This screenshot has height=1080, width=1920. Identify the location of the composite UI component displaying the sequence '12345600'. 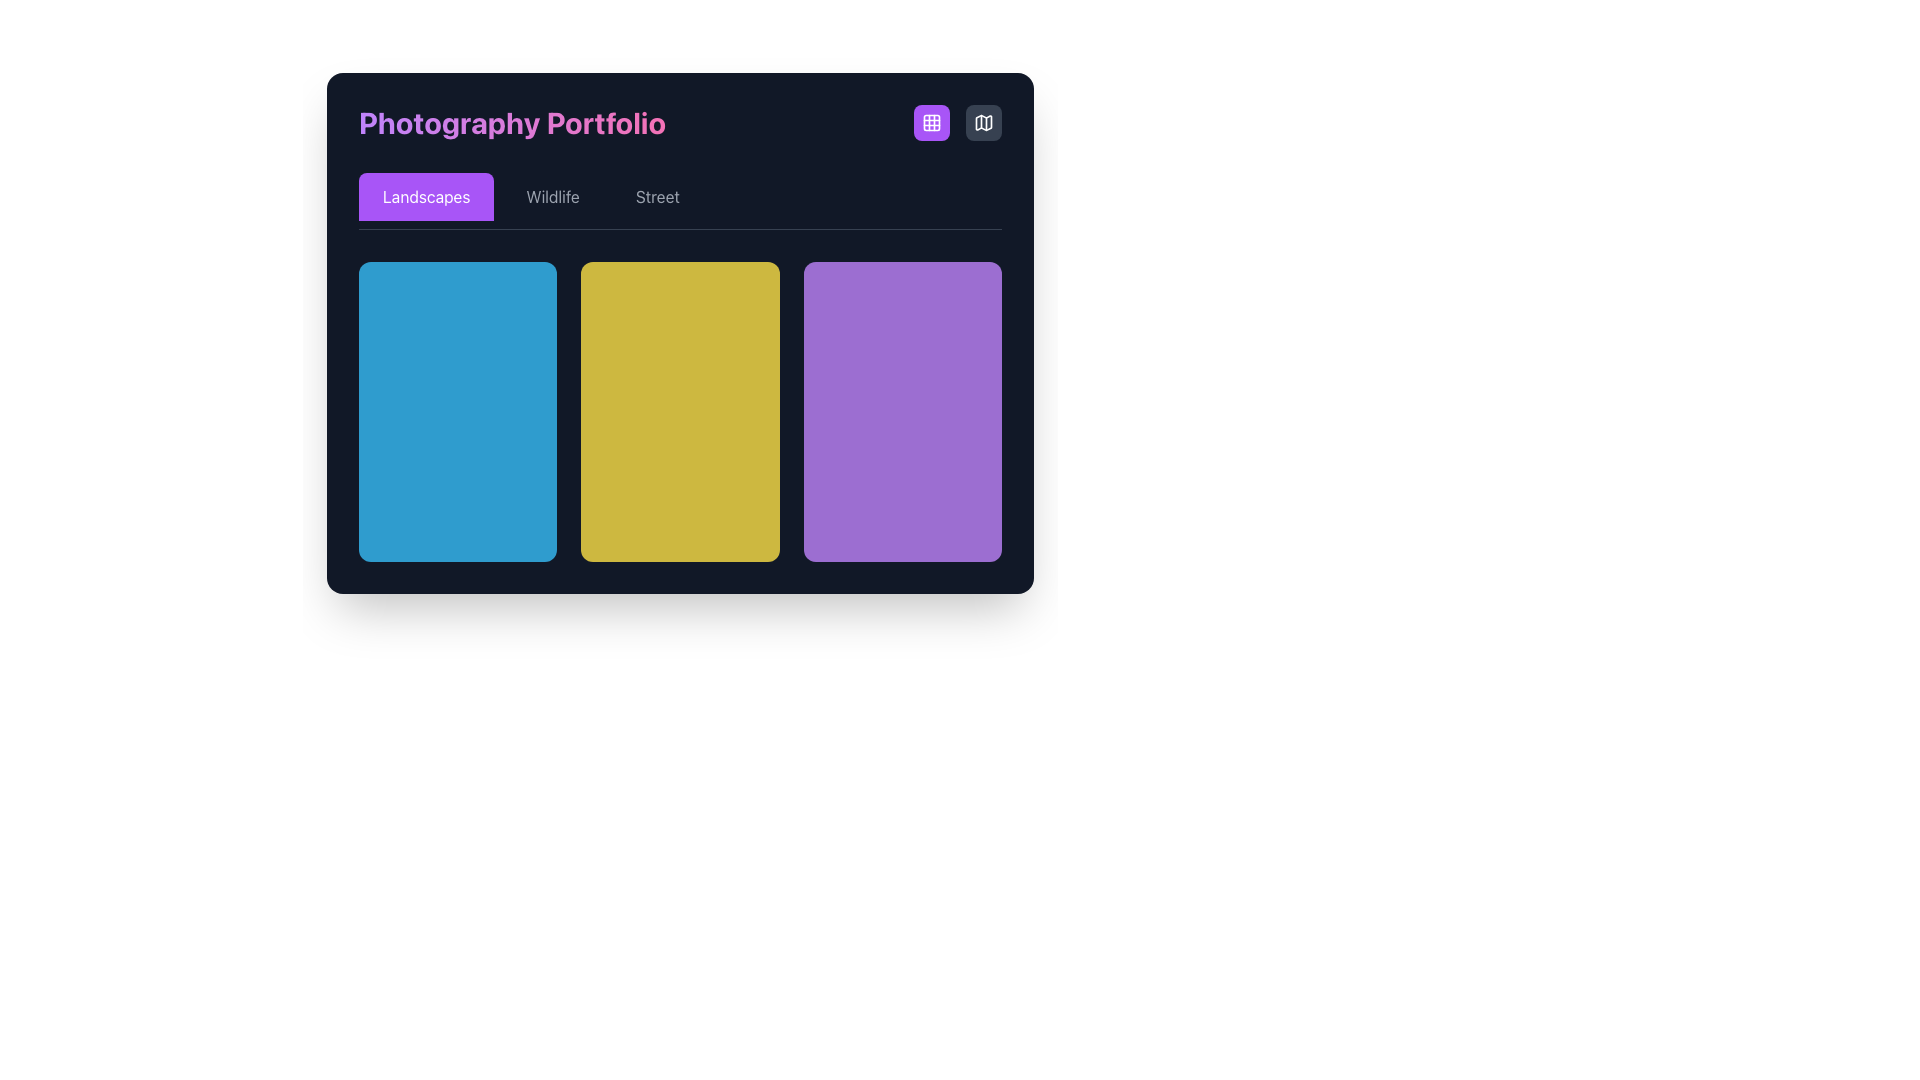
(435, 479).